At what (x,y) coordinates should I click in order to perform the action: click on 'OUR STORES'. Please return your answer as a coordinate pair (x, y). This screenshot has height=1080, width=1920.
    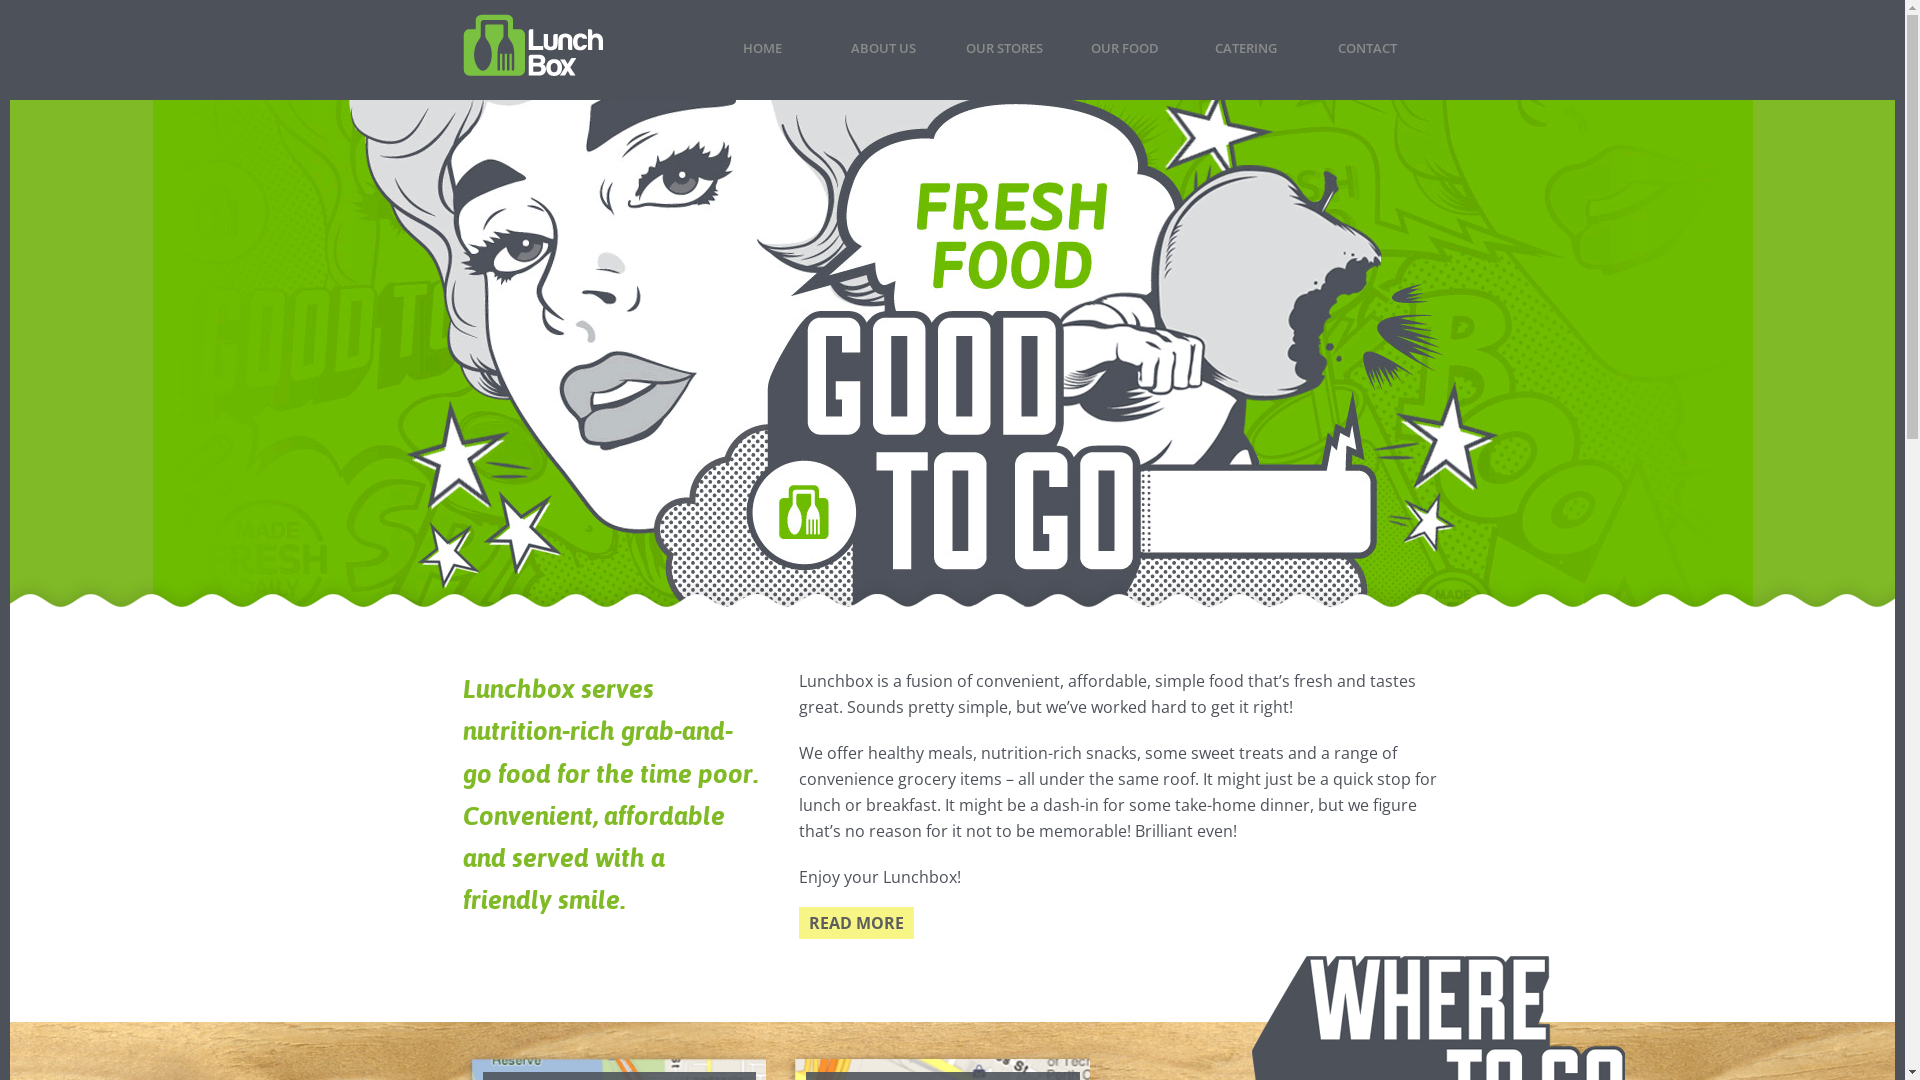
    Looking at the image, I should click on (1004, 55).